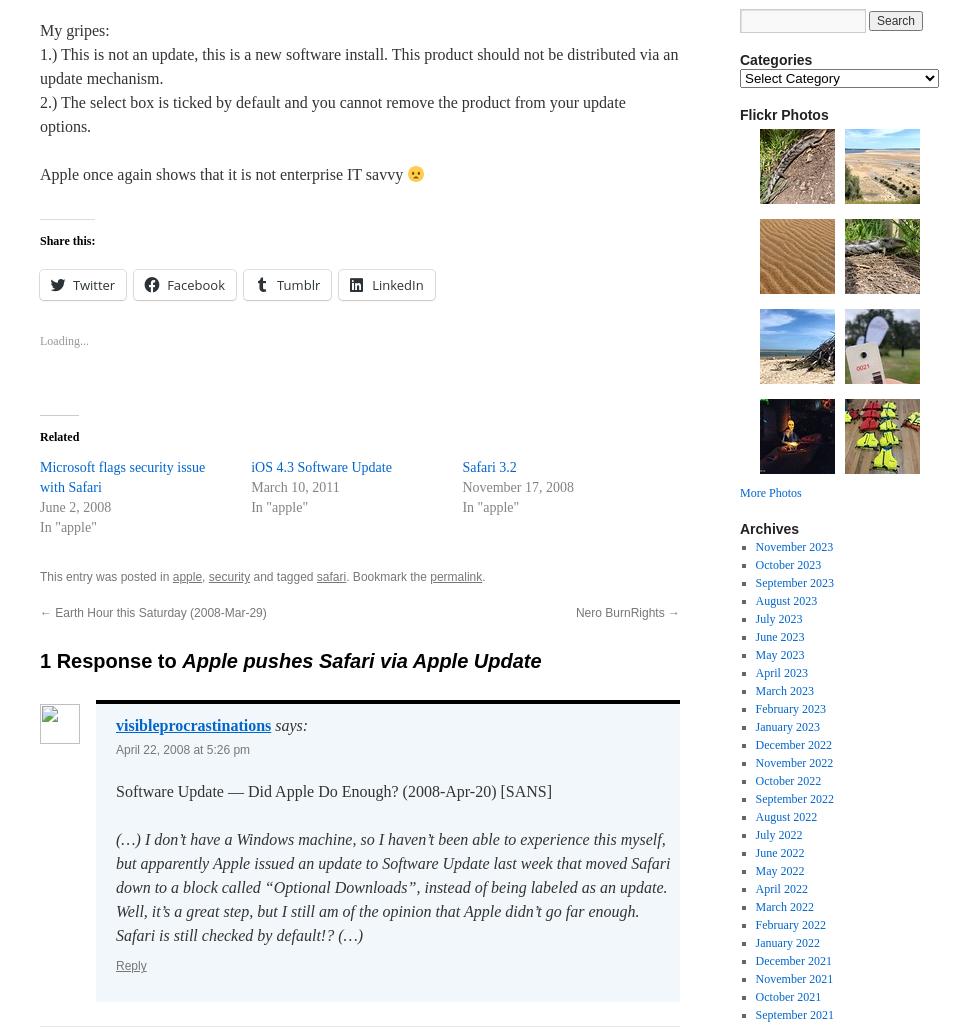 This screenshot has height=1029, width=980. I want to click on 'April 22, 2008 at 5:26 pm', so click(182, 750).